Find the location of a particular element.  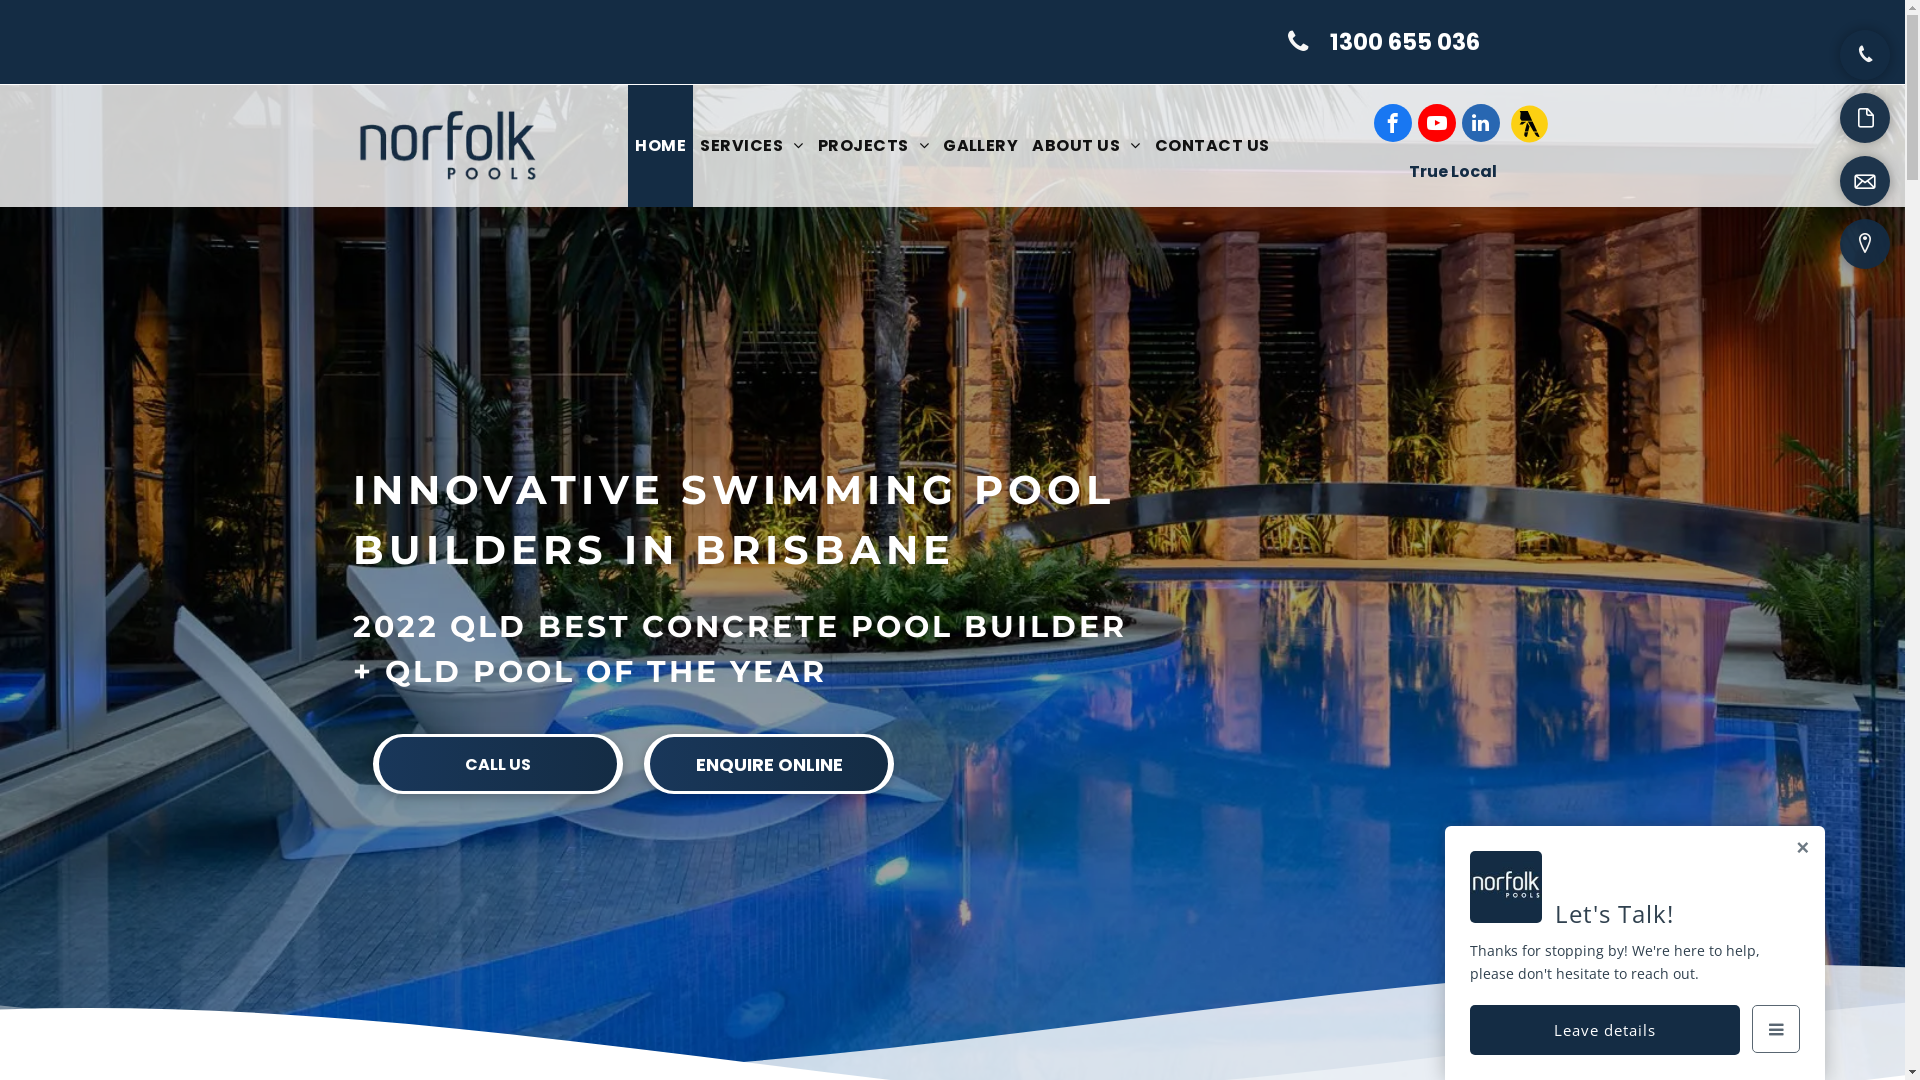

'ABOUT US' is located at coordinates (1084, 145).